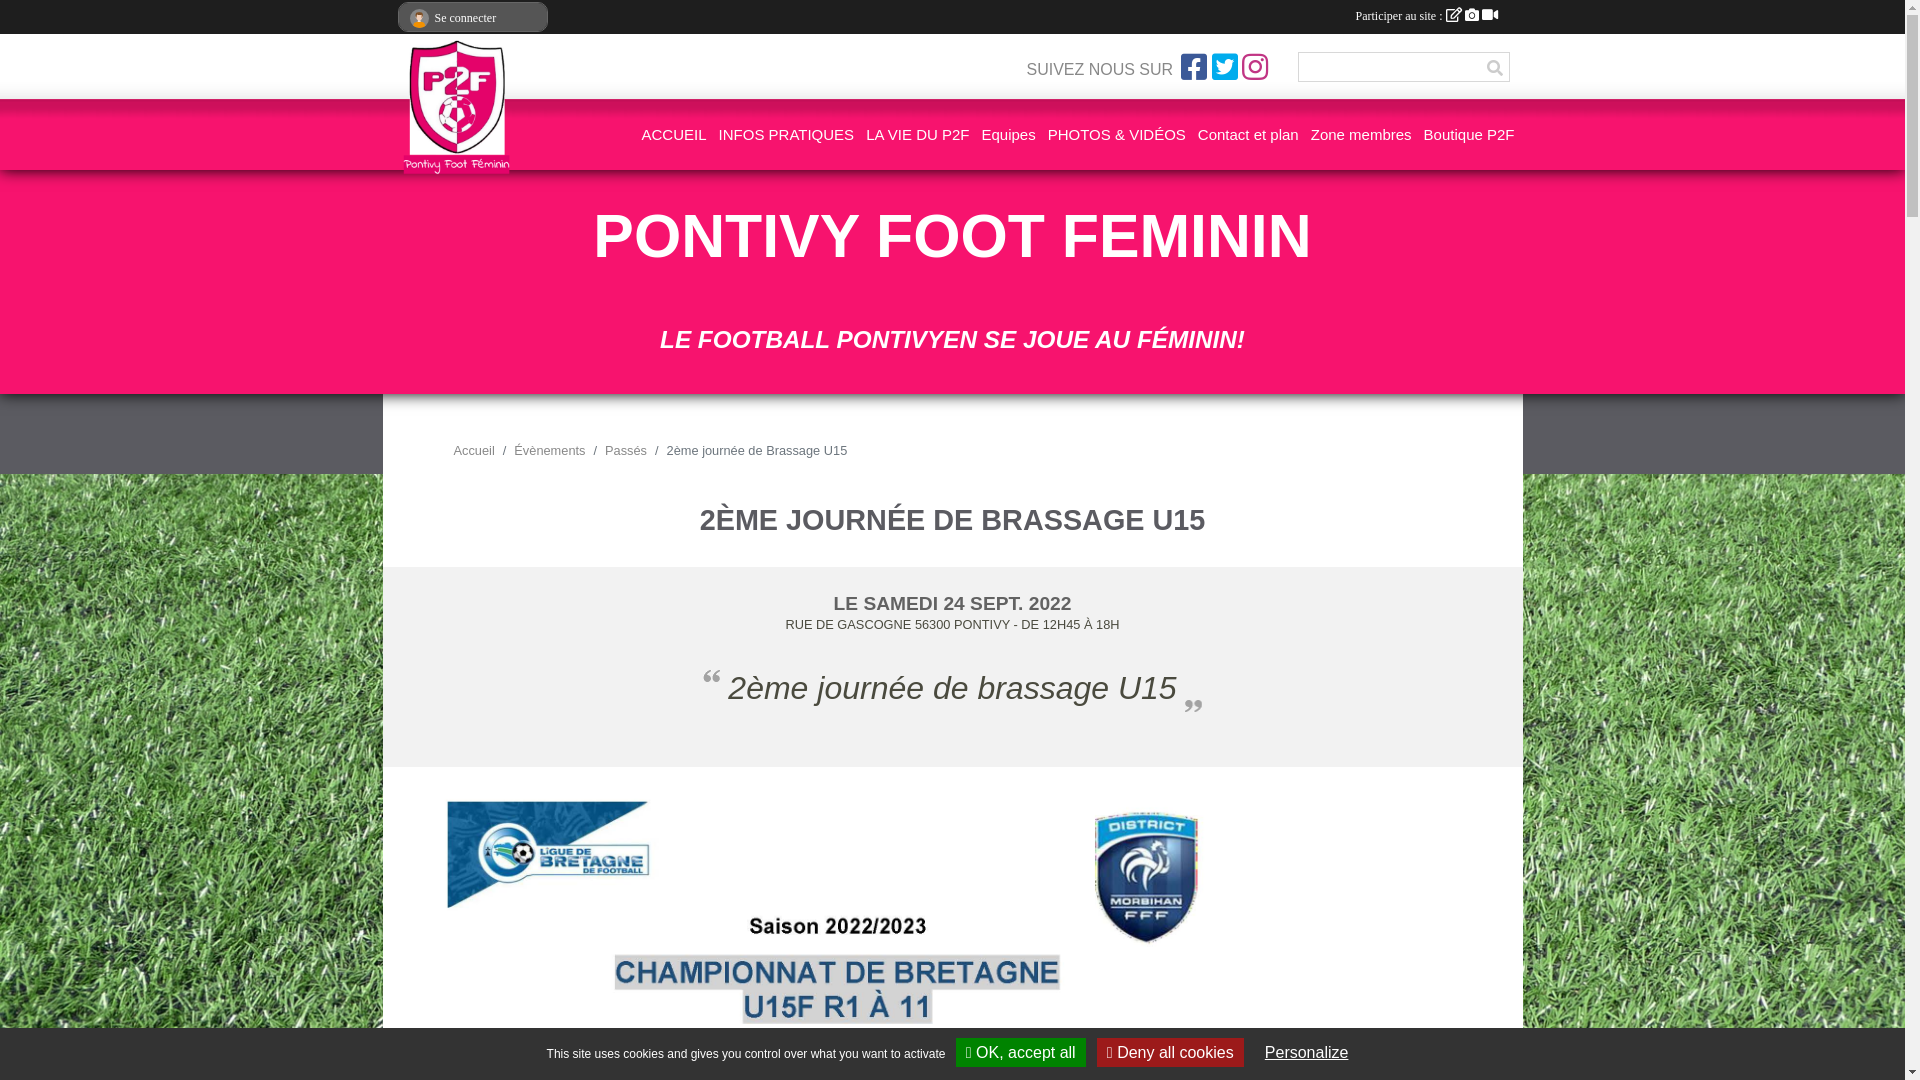 This screenshot has height=1080, width=1920. I want to click on 'Contact et plan', so click(1198, 134).